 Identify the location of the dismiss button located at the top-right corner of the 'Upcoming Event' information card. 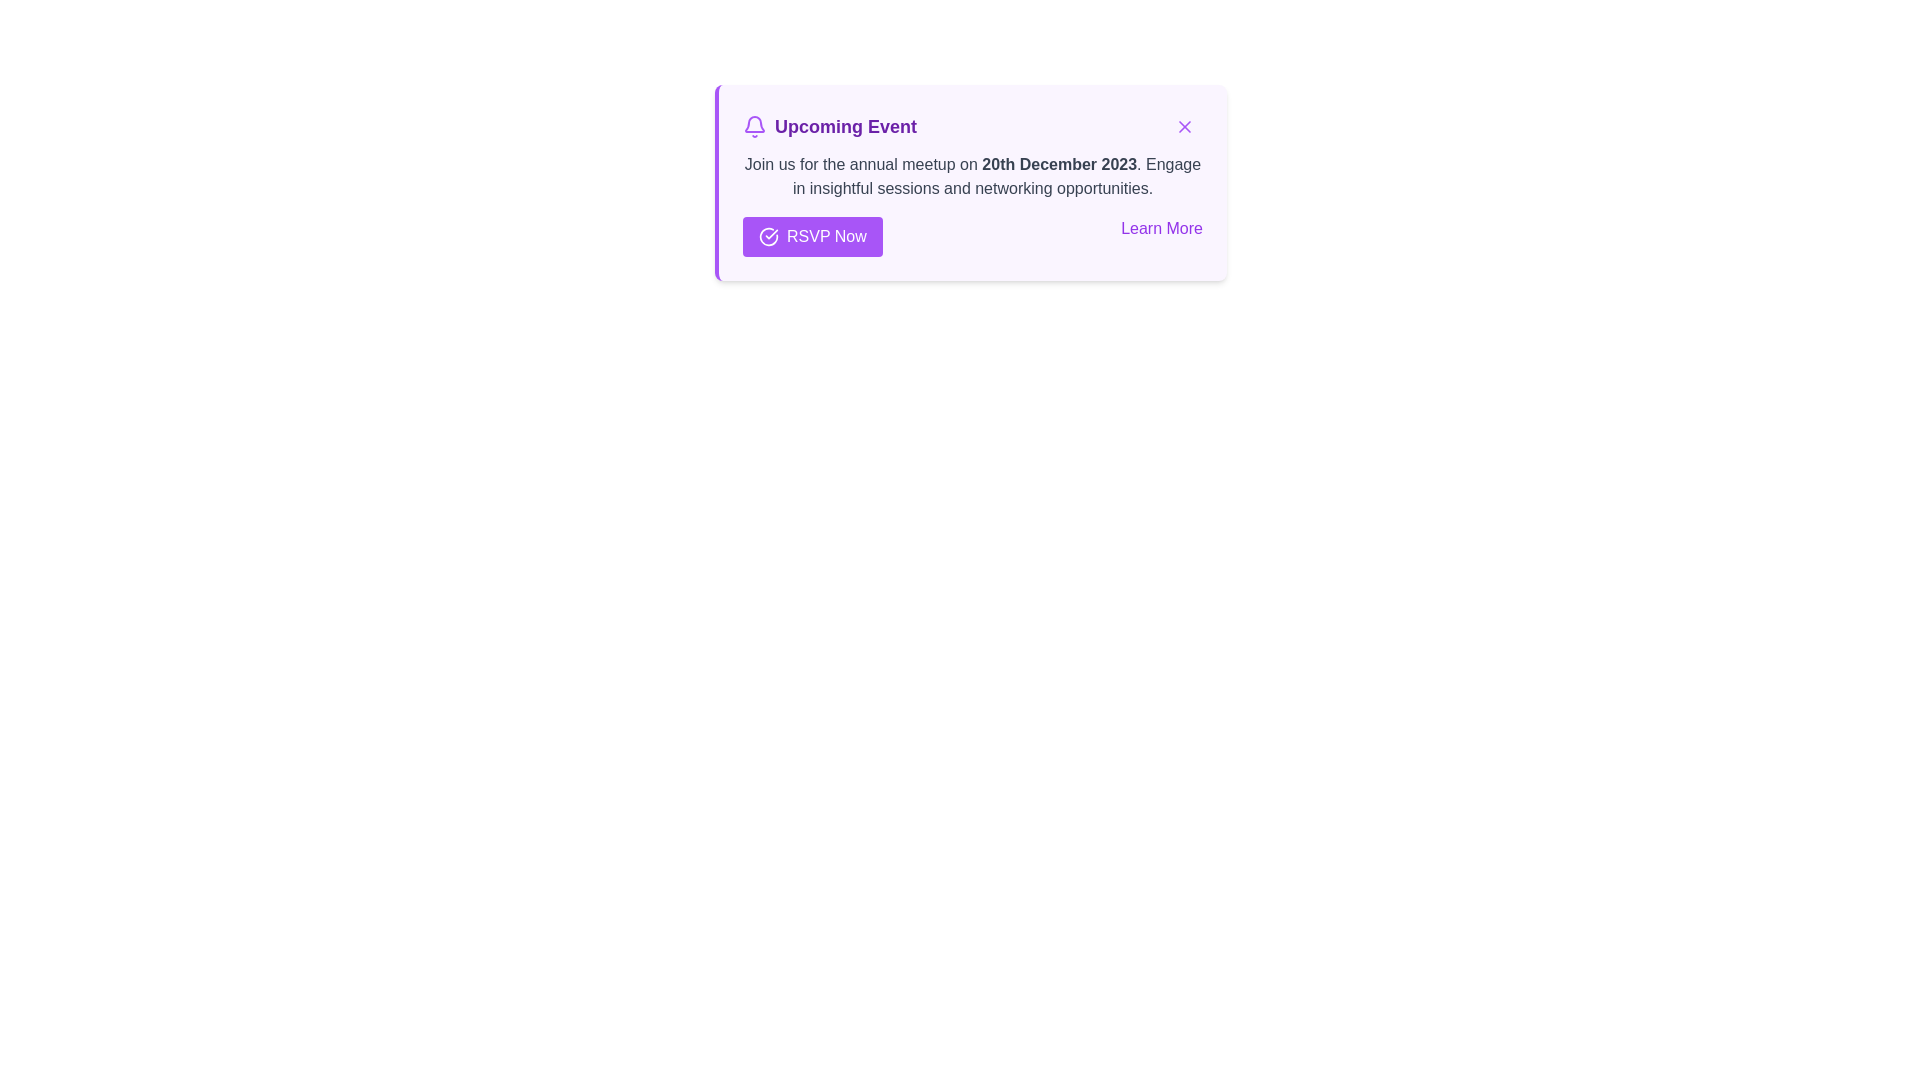
(1185, 127).